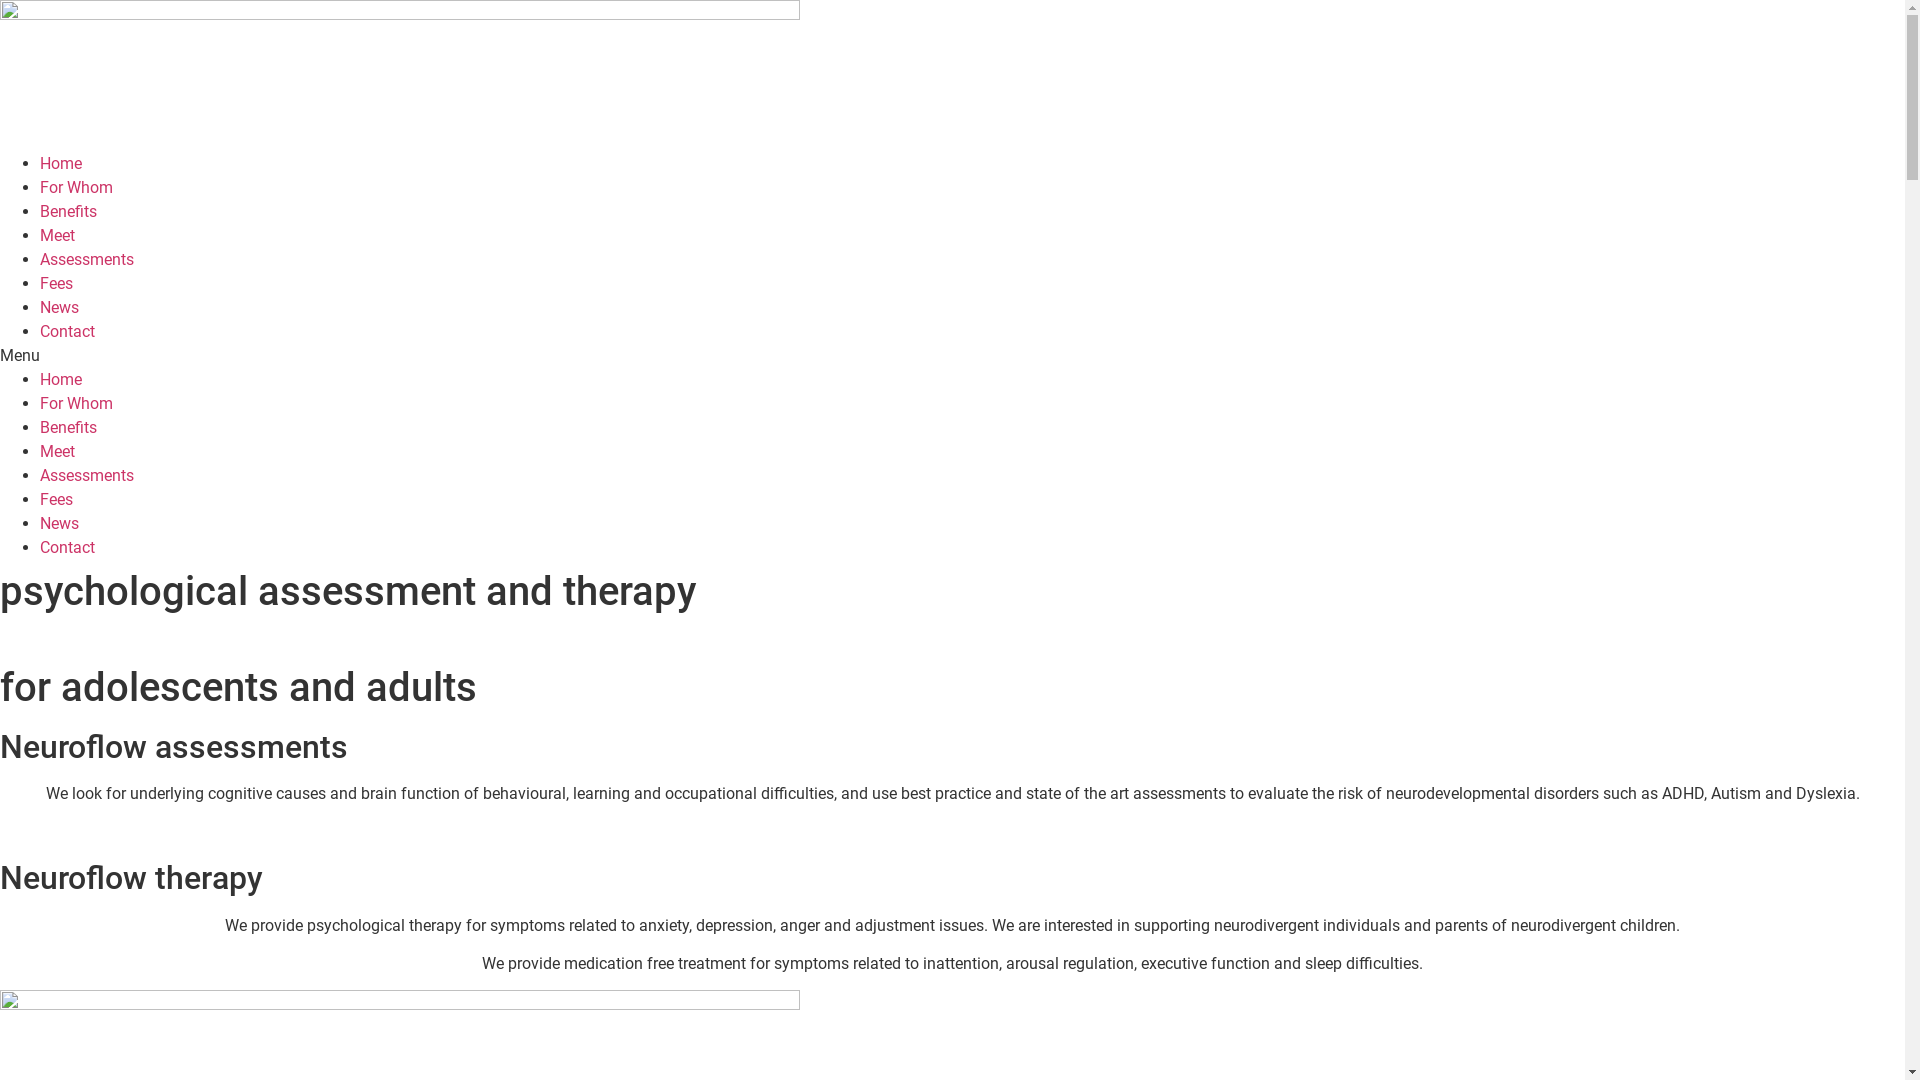 Image resolution: width=1920 pixels, height=1080 pixels. I want to click on 'News', so click(59, 307).